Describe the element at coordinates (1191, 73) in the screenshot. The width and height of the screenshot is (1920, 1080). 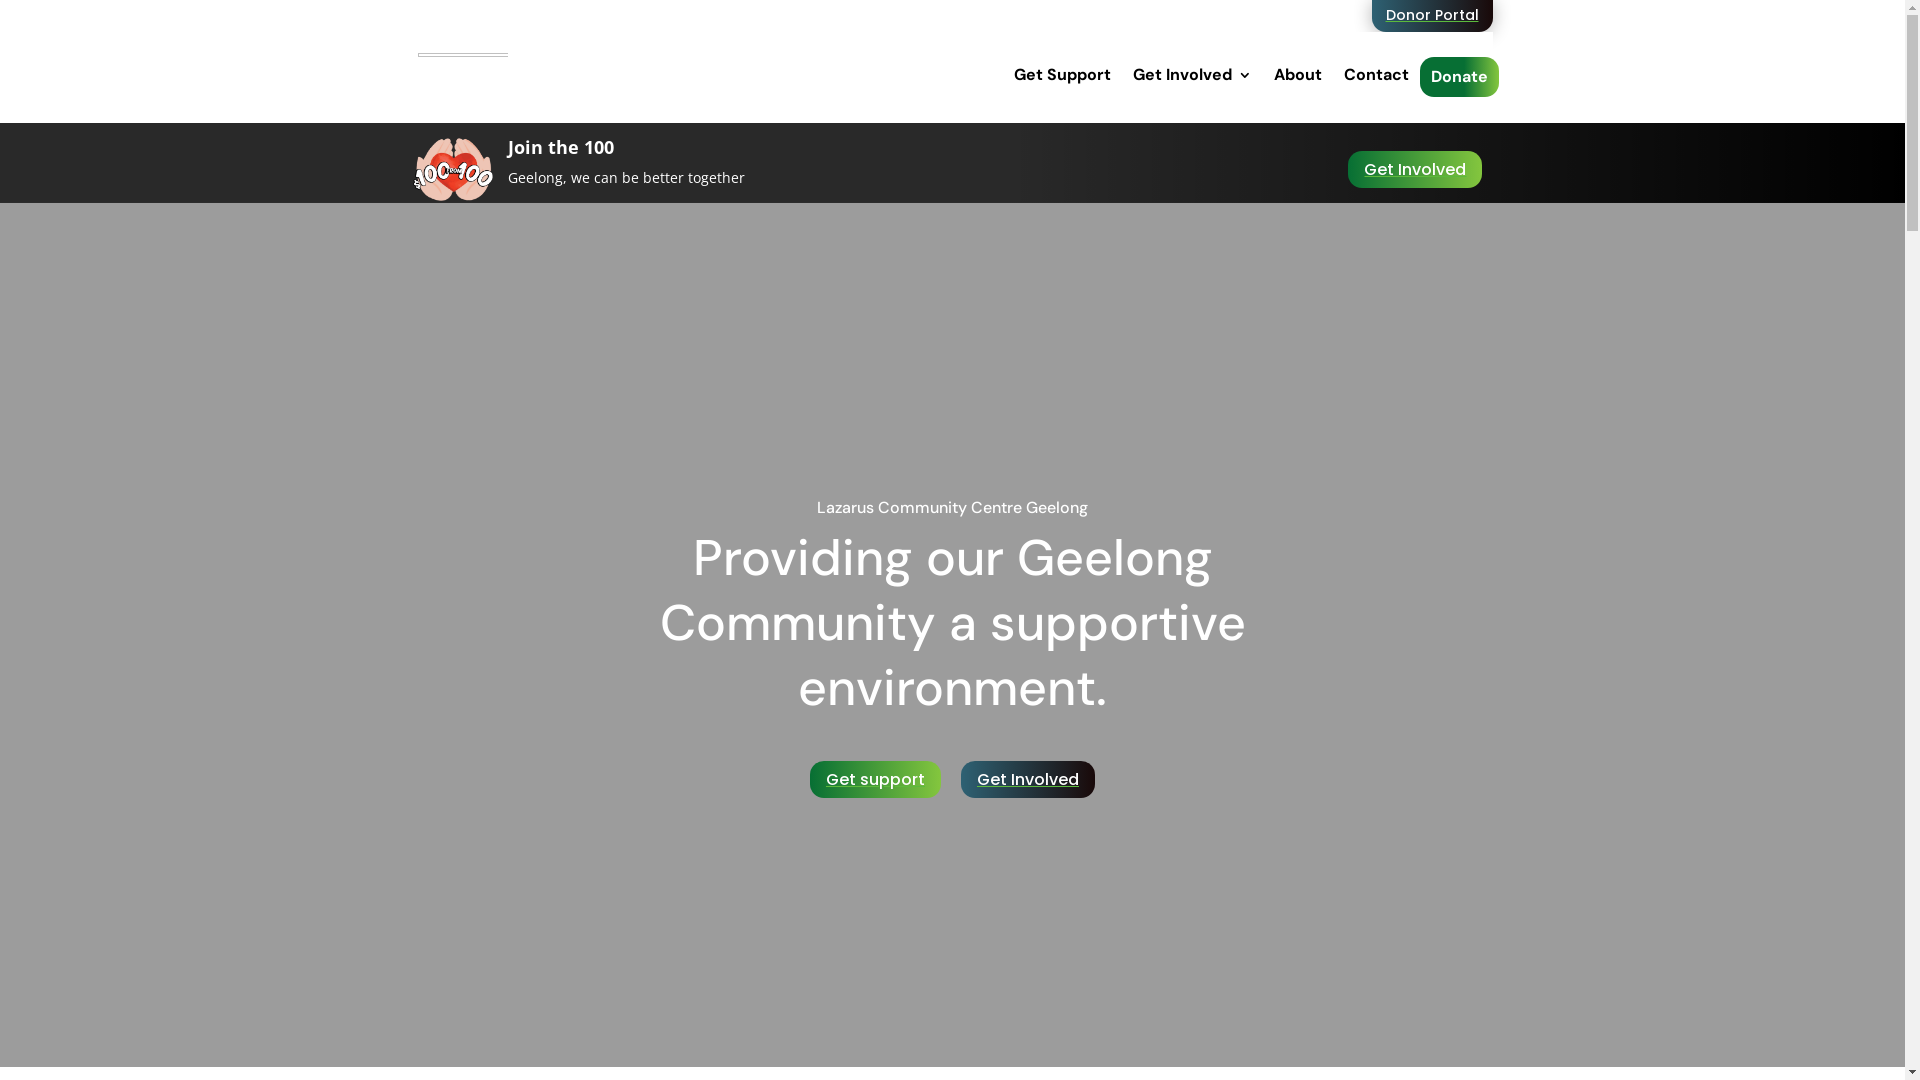
I see `'Get Involved'` at that location.